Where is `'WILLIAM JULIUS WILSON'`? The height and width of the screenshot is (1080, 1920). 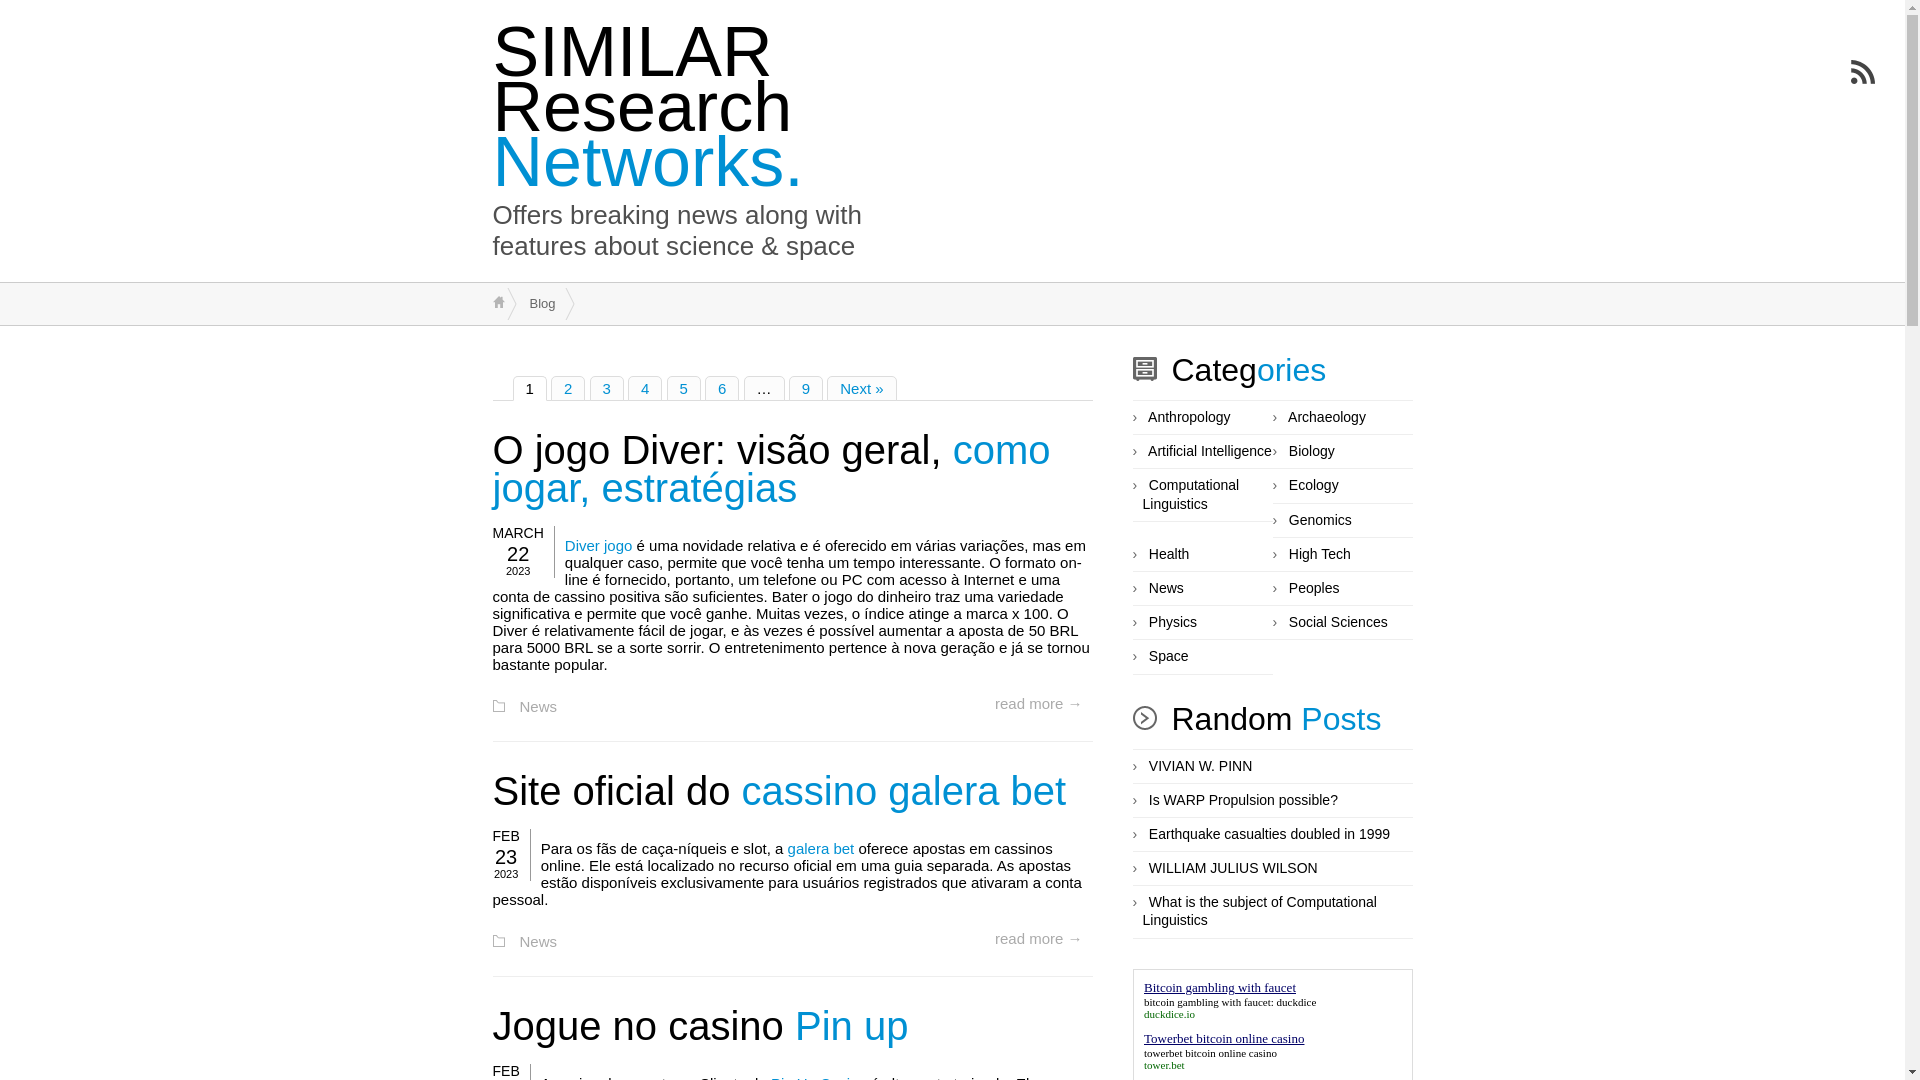 'WILLIAM JULIUS WILSON' is located at coordinates (1148, 867).